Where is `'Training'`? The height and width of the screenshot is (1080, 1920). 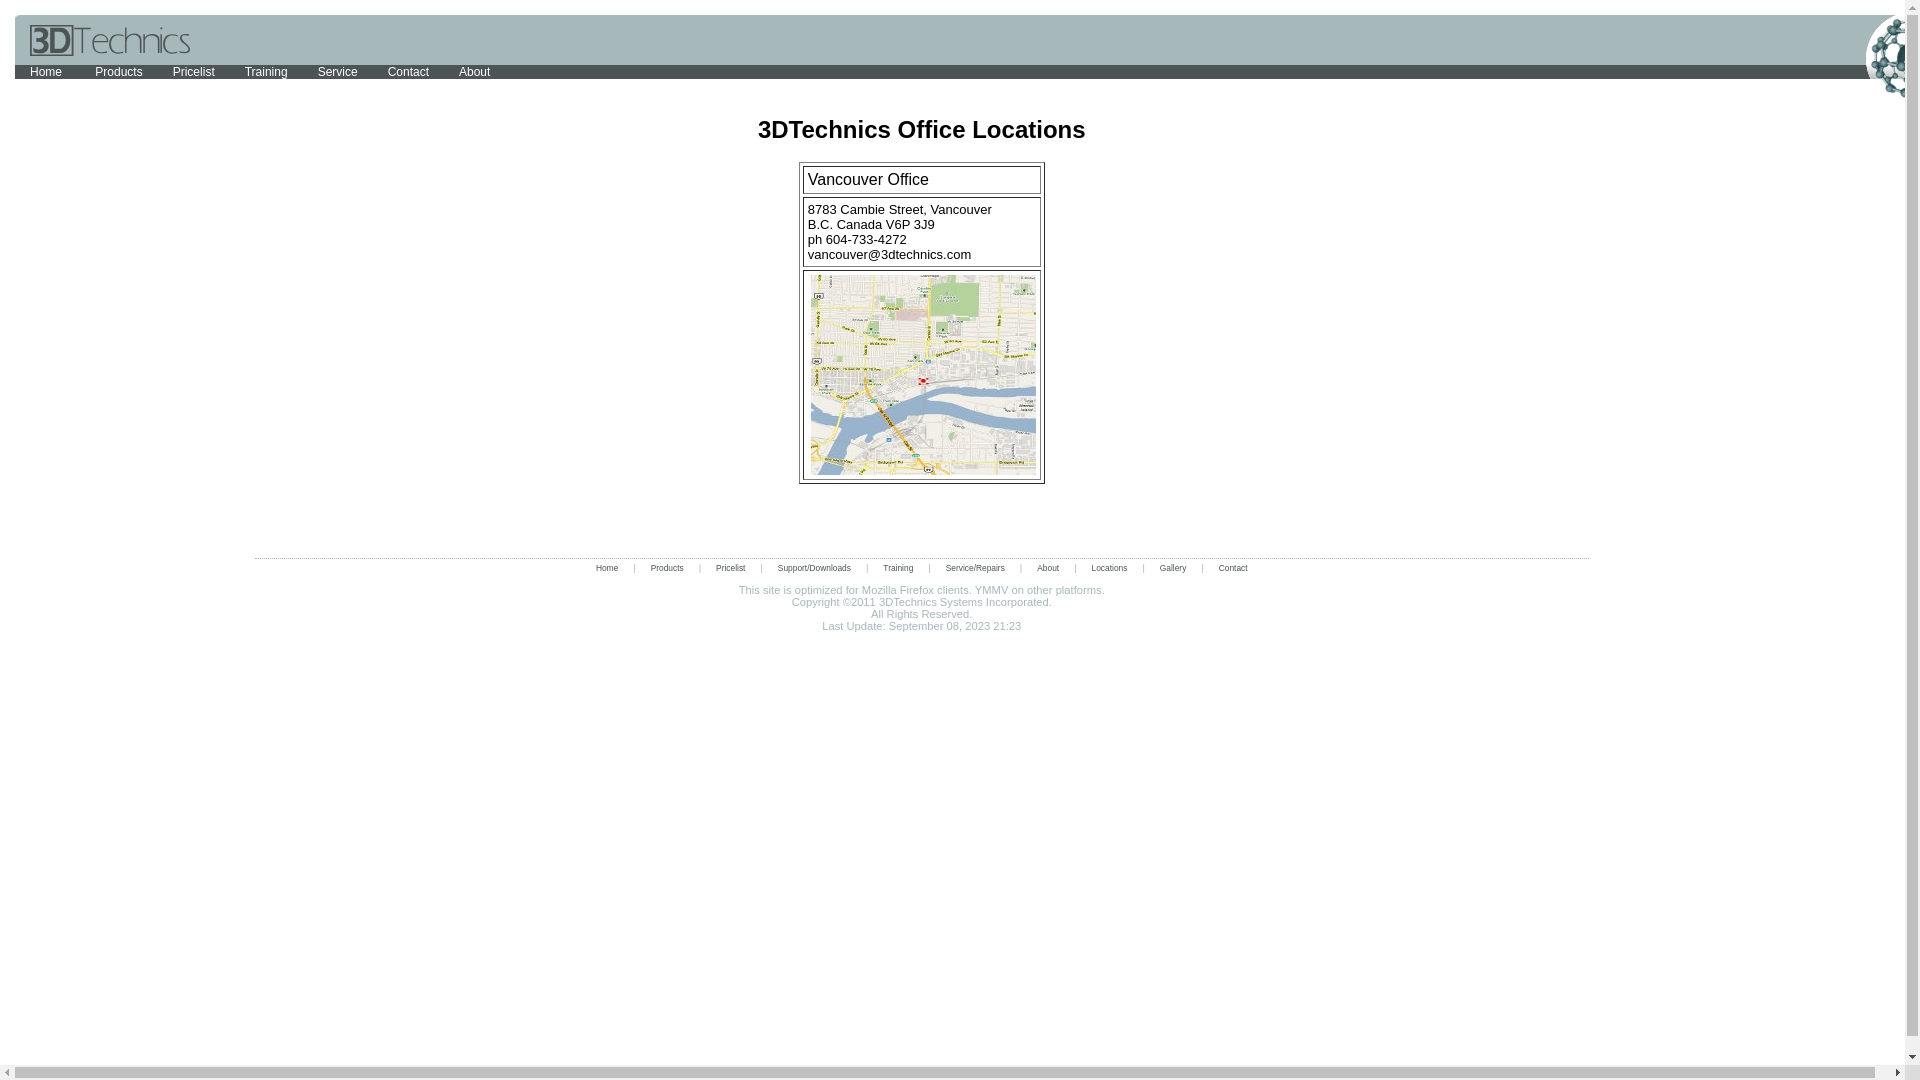 'Training' is located at coordinates (896, 567).